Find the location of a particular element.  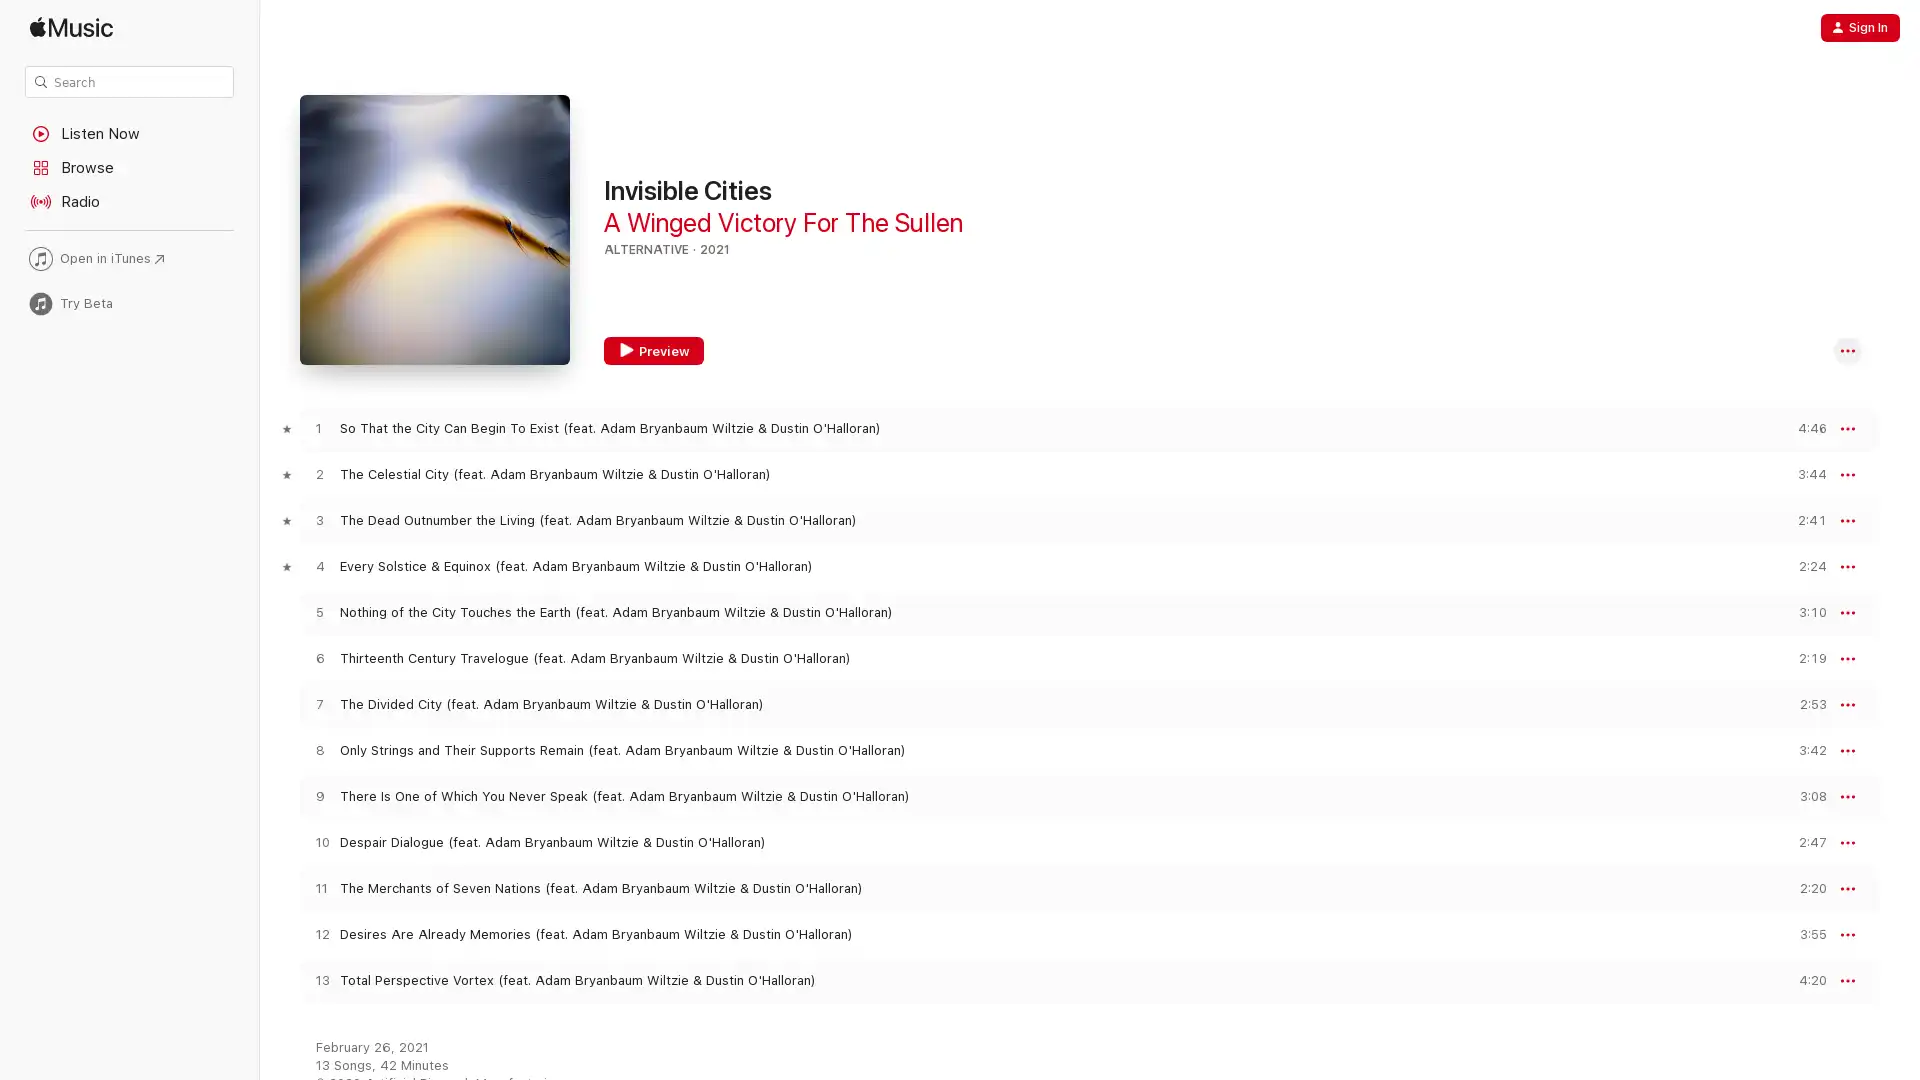

More is located at coordinates (1847, 979).